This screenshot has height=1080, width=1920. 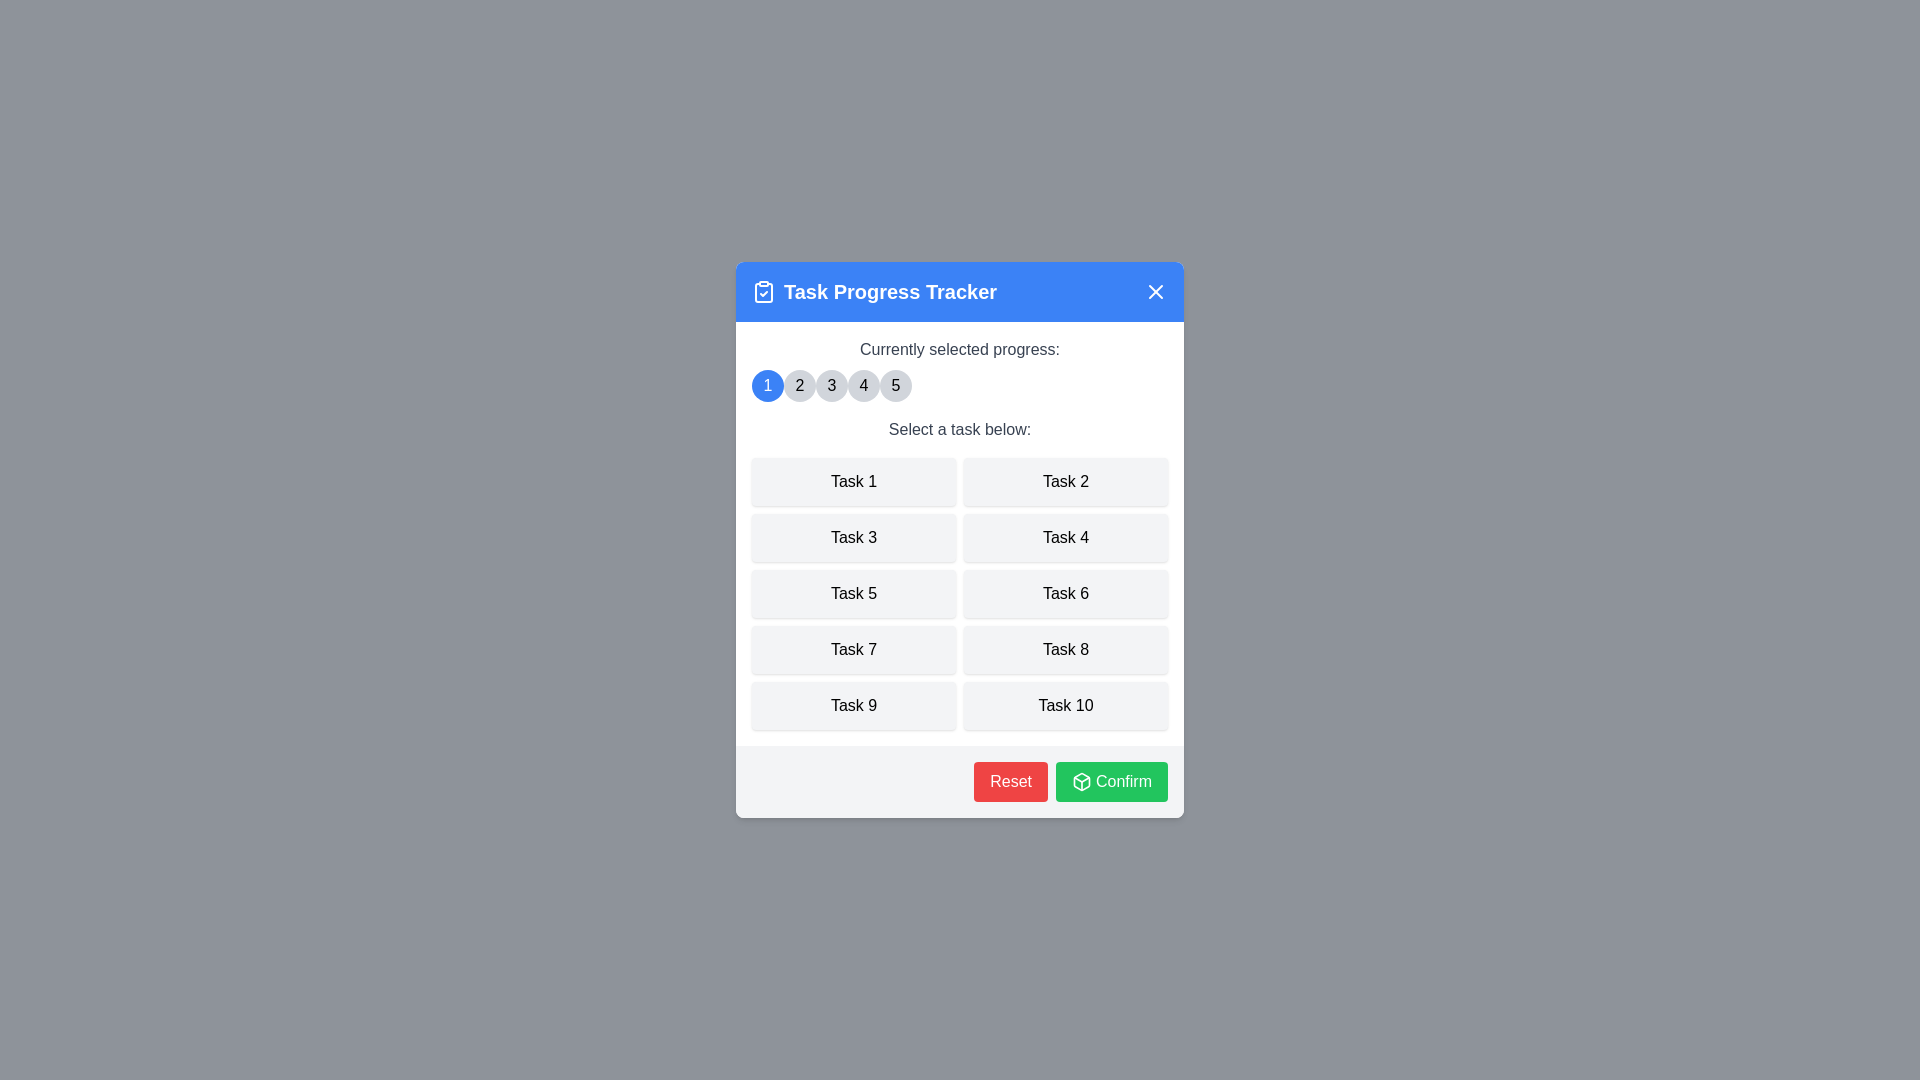 What do you see at coordinates (1156, 292) in the screenshot?
I see `the close button to close the dialog` at bounding box center [1156, 292].